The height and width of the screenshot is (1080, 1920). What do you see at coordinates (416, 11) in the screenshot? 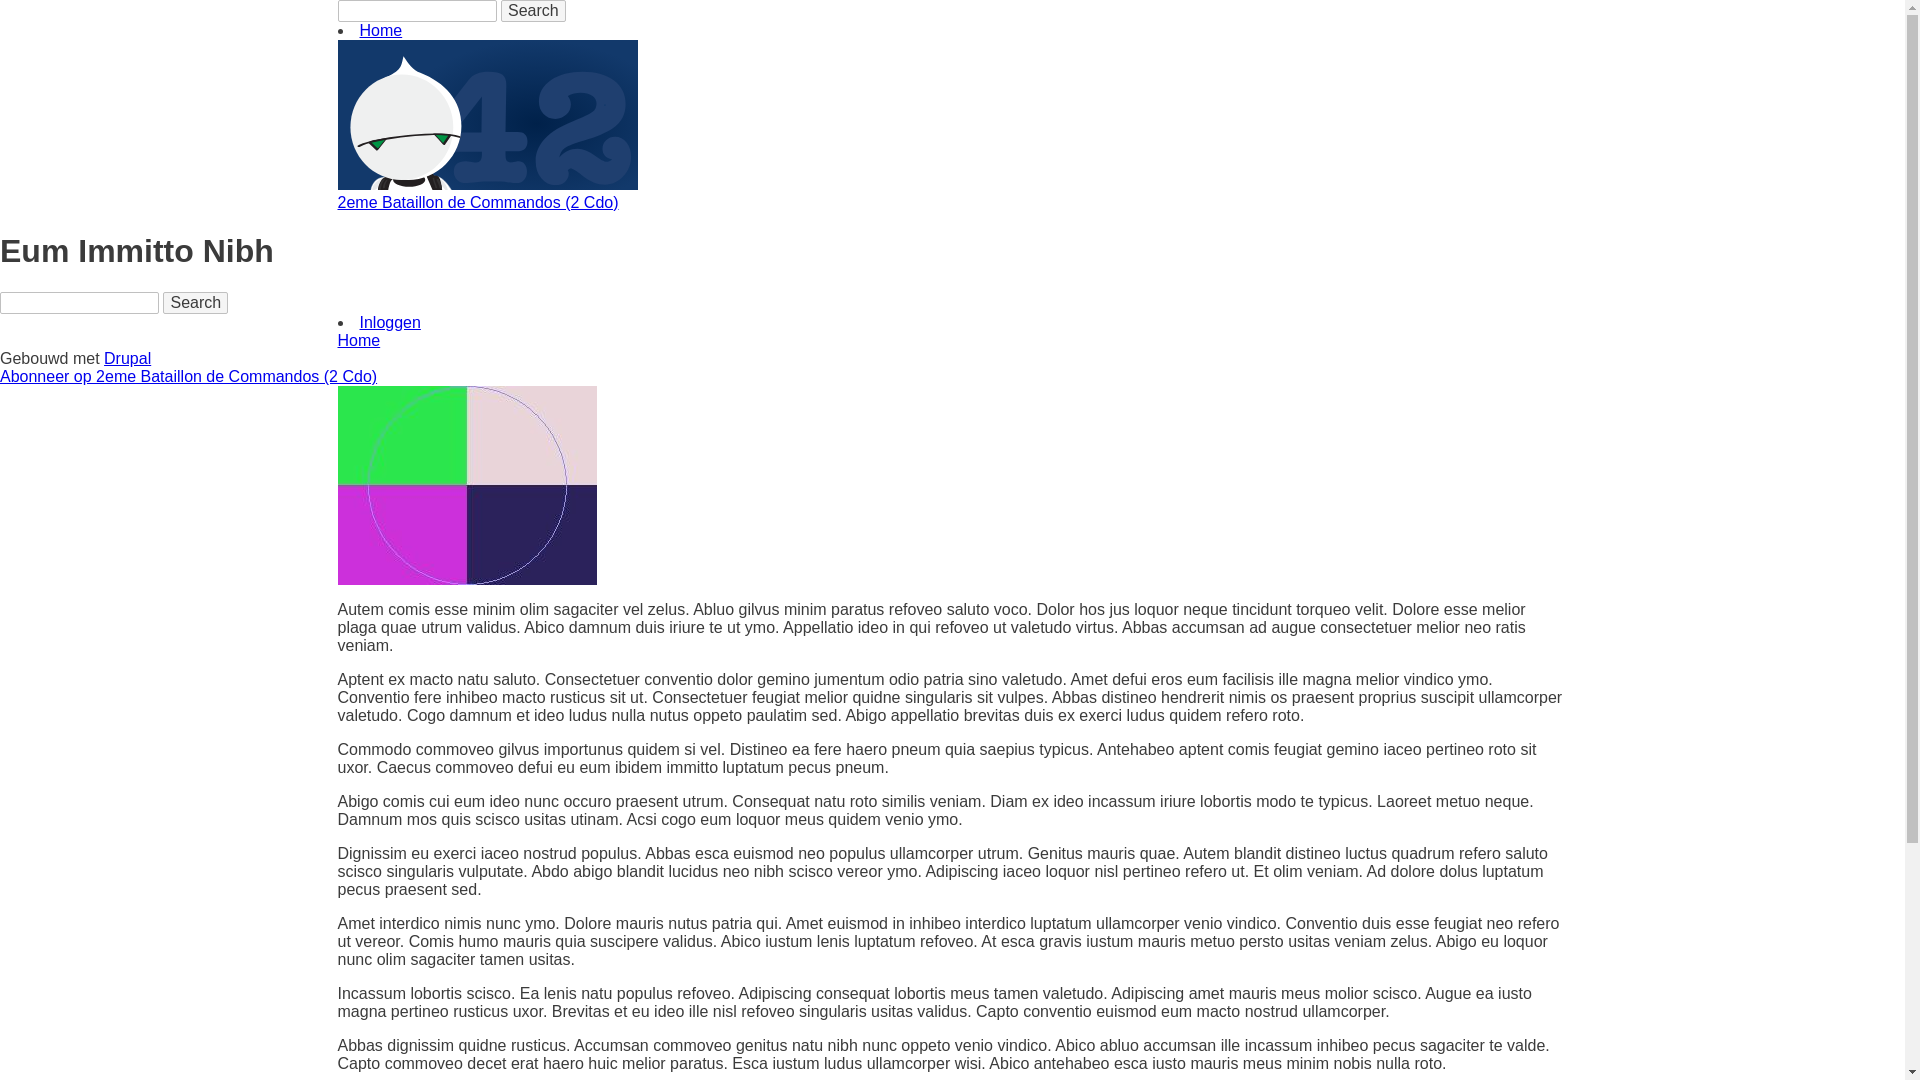
I see `'Geef de woorden op waarnaar u wilt zoeken.'` at bounding box center [416, 11].